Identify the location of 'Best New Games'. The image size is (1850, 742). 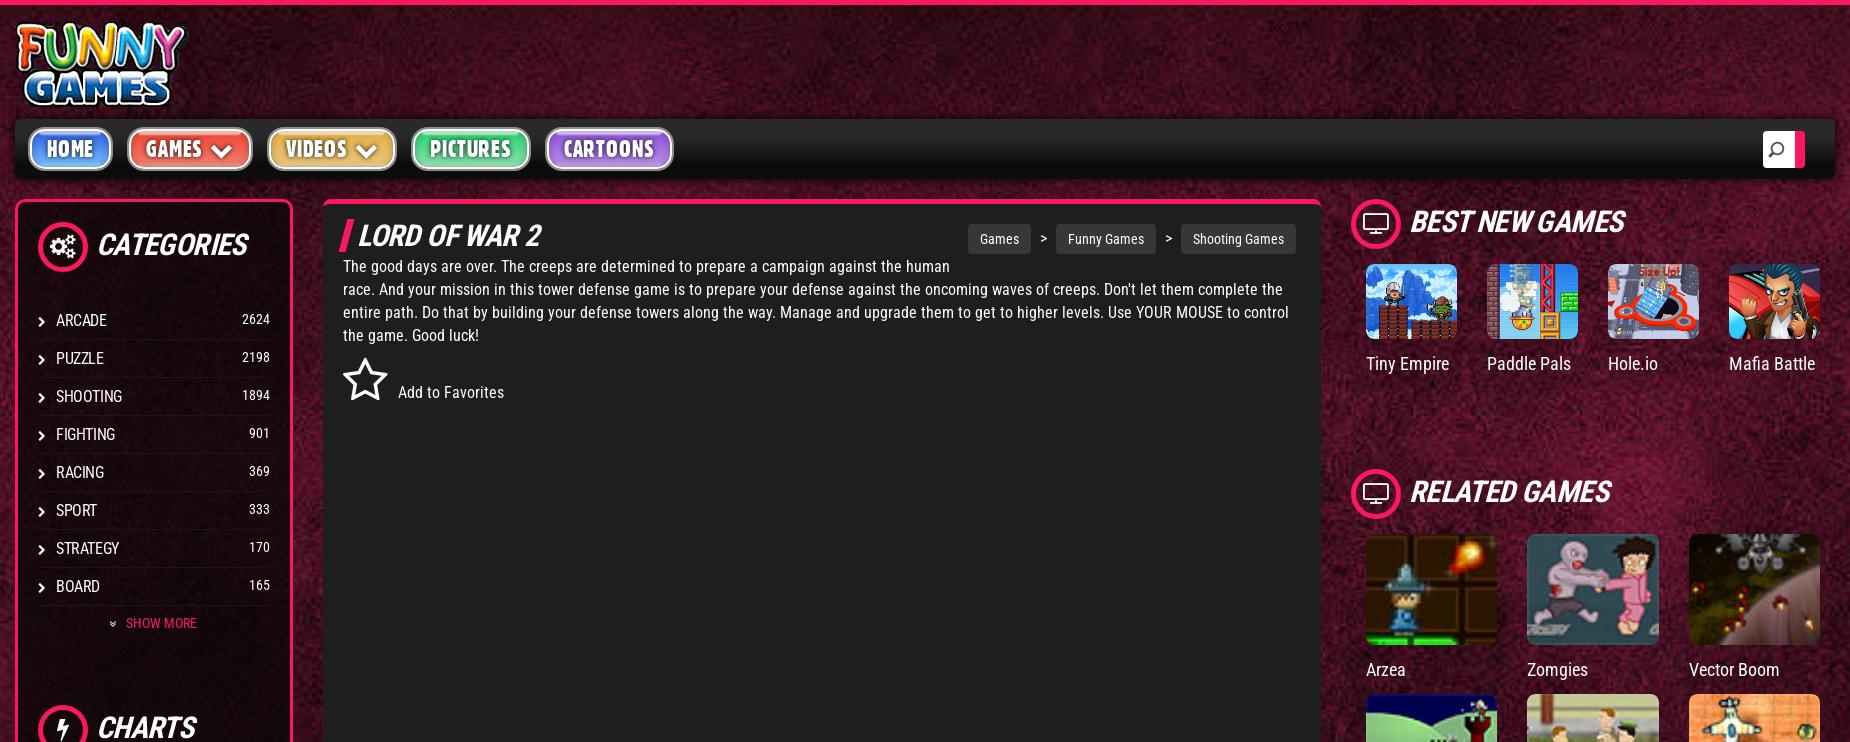
(1518, 219).